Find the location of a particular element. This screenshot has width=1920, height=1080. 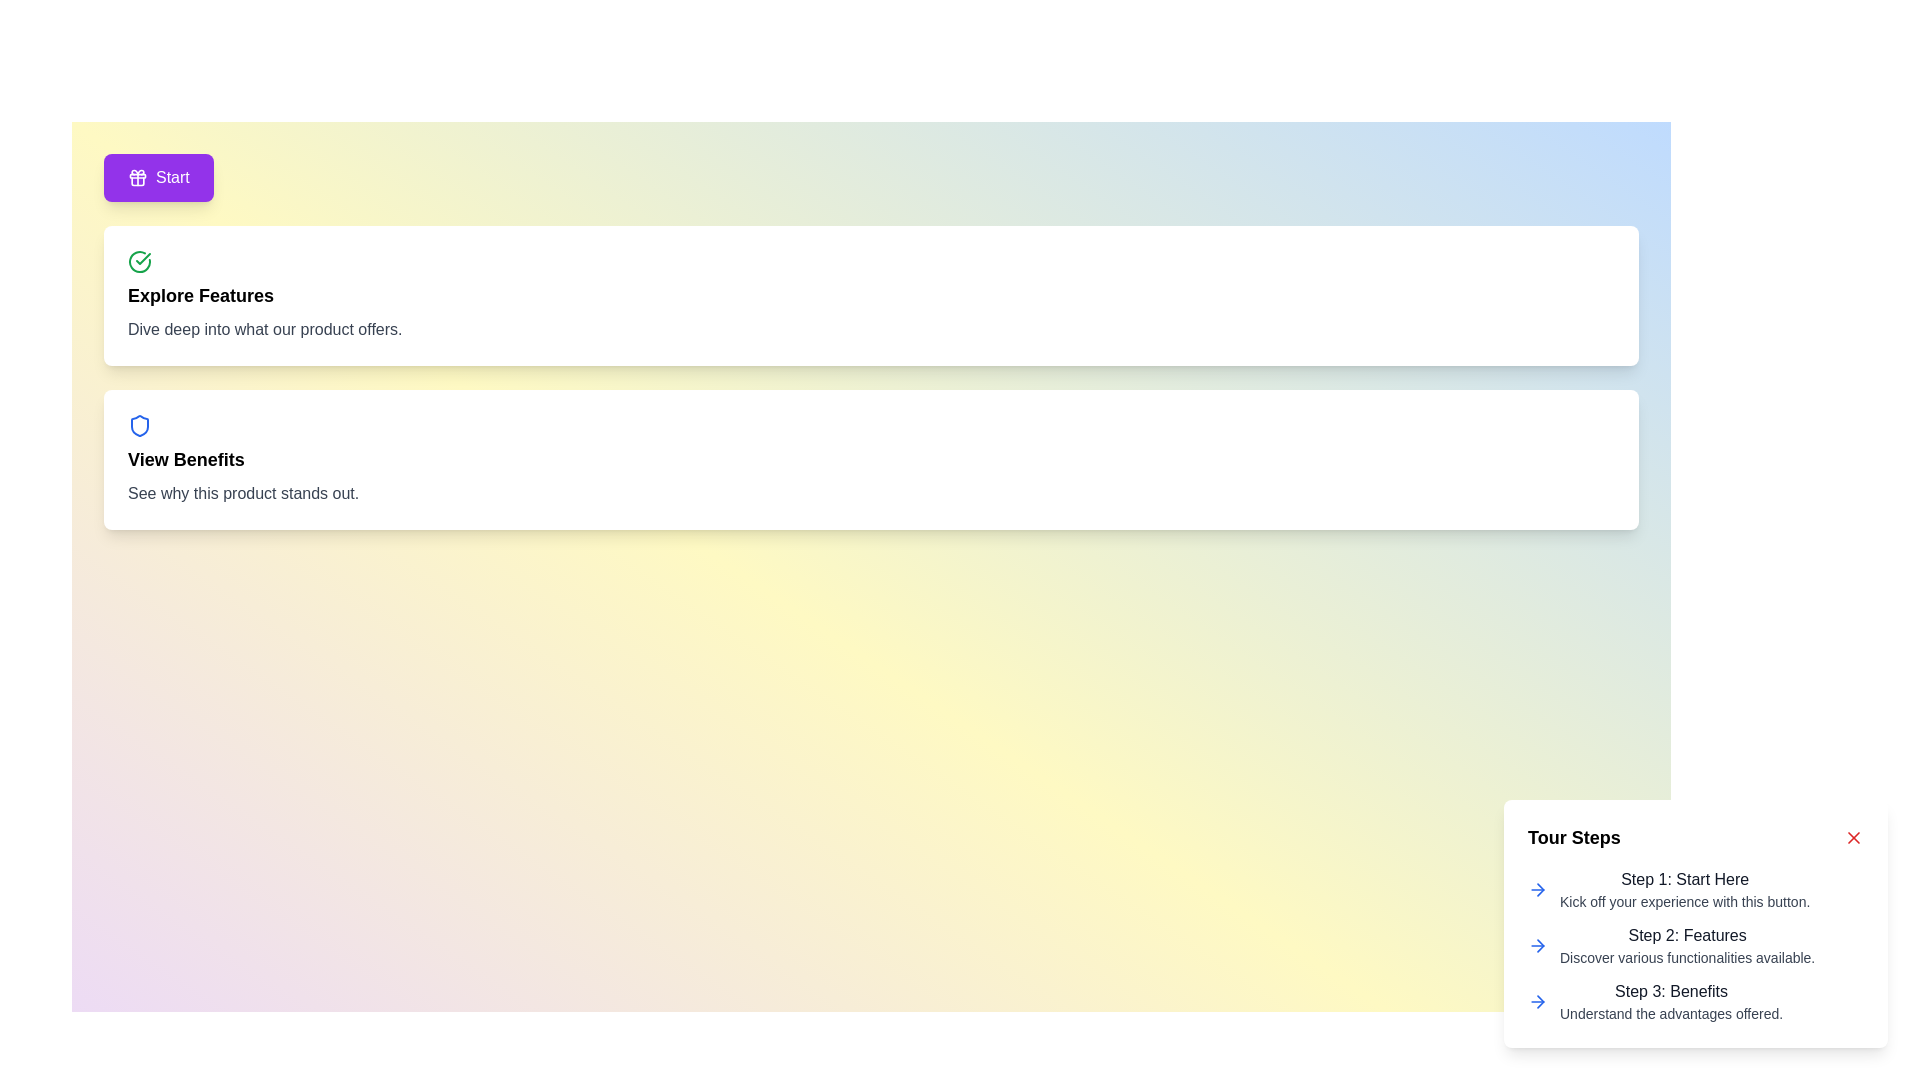

the icon that signifies forward progression, located immediately to the left of the text 'Features' under the 'Tour Steps' section is located at coordinates (1539, 889).